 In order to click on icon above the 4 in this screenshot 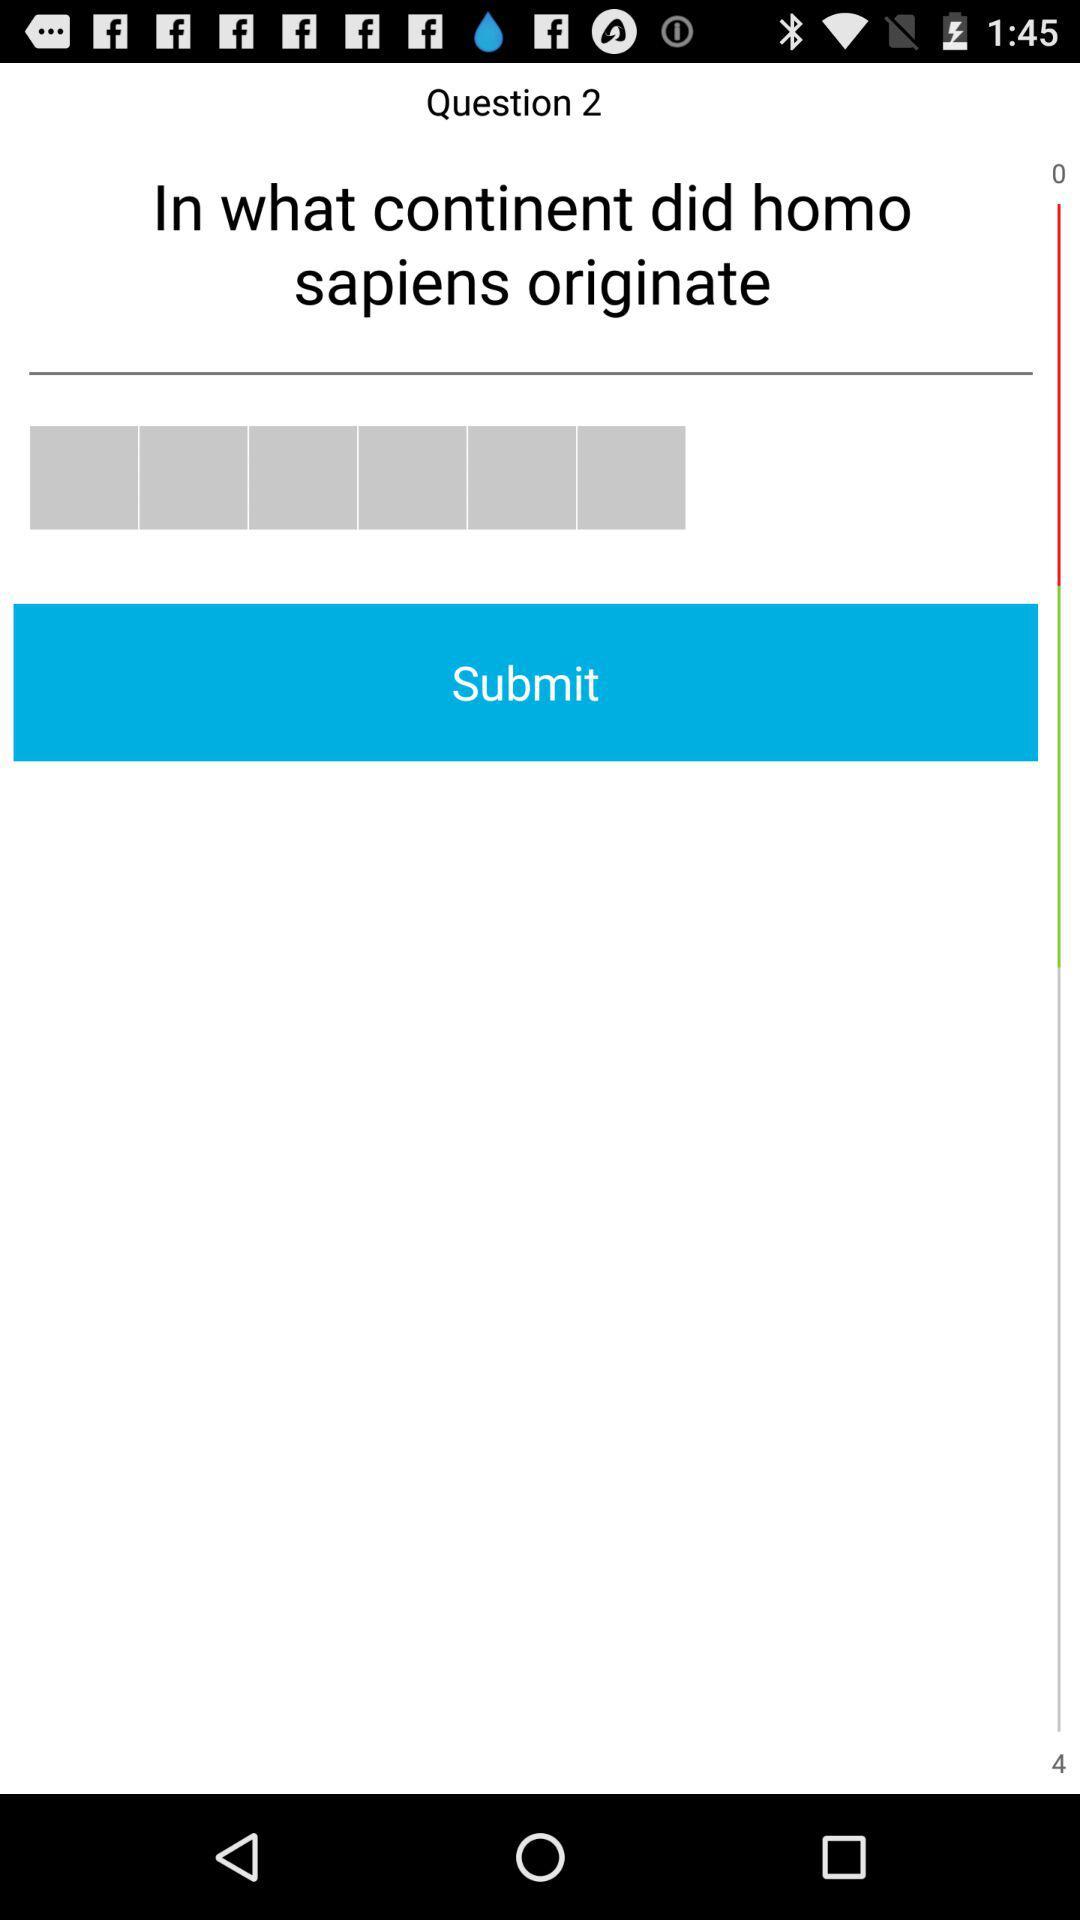, I will do `click(1058, 1539)`.